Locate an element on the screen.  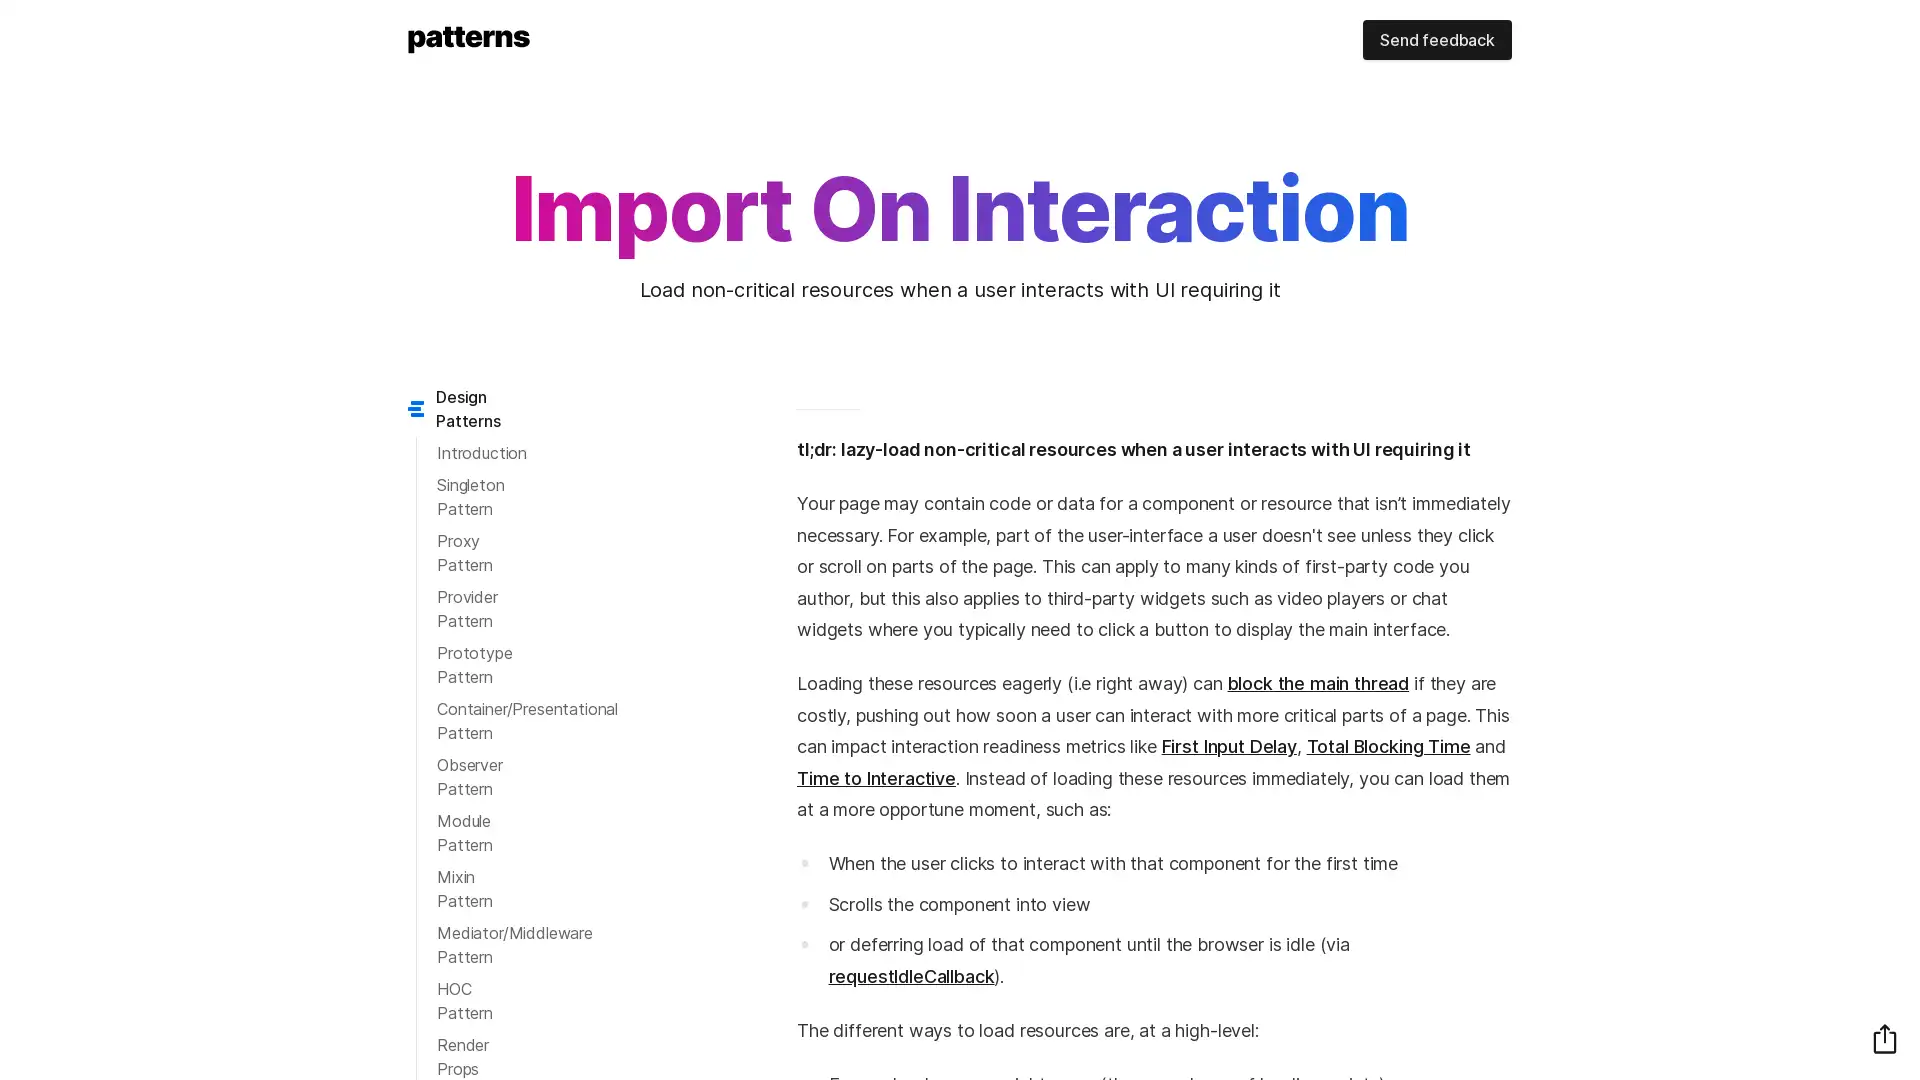
Share is located at coordinates (1884, 1037).